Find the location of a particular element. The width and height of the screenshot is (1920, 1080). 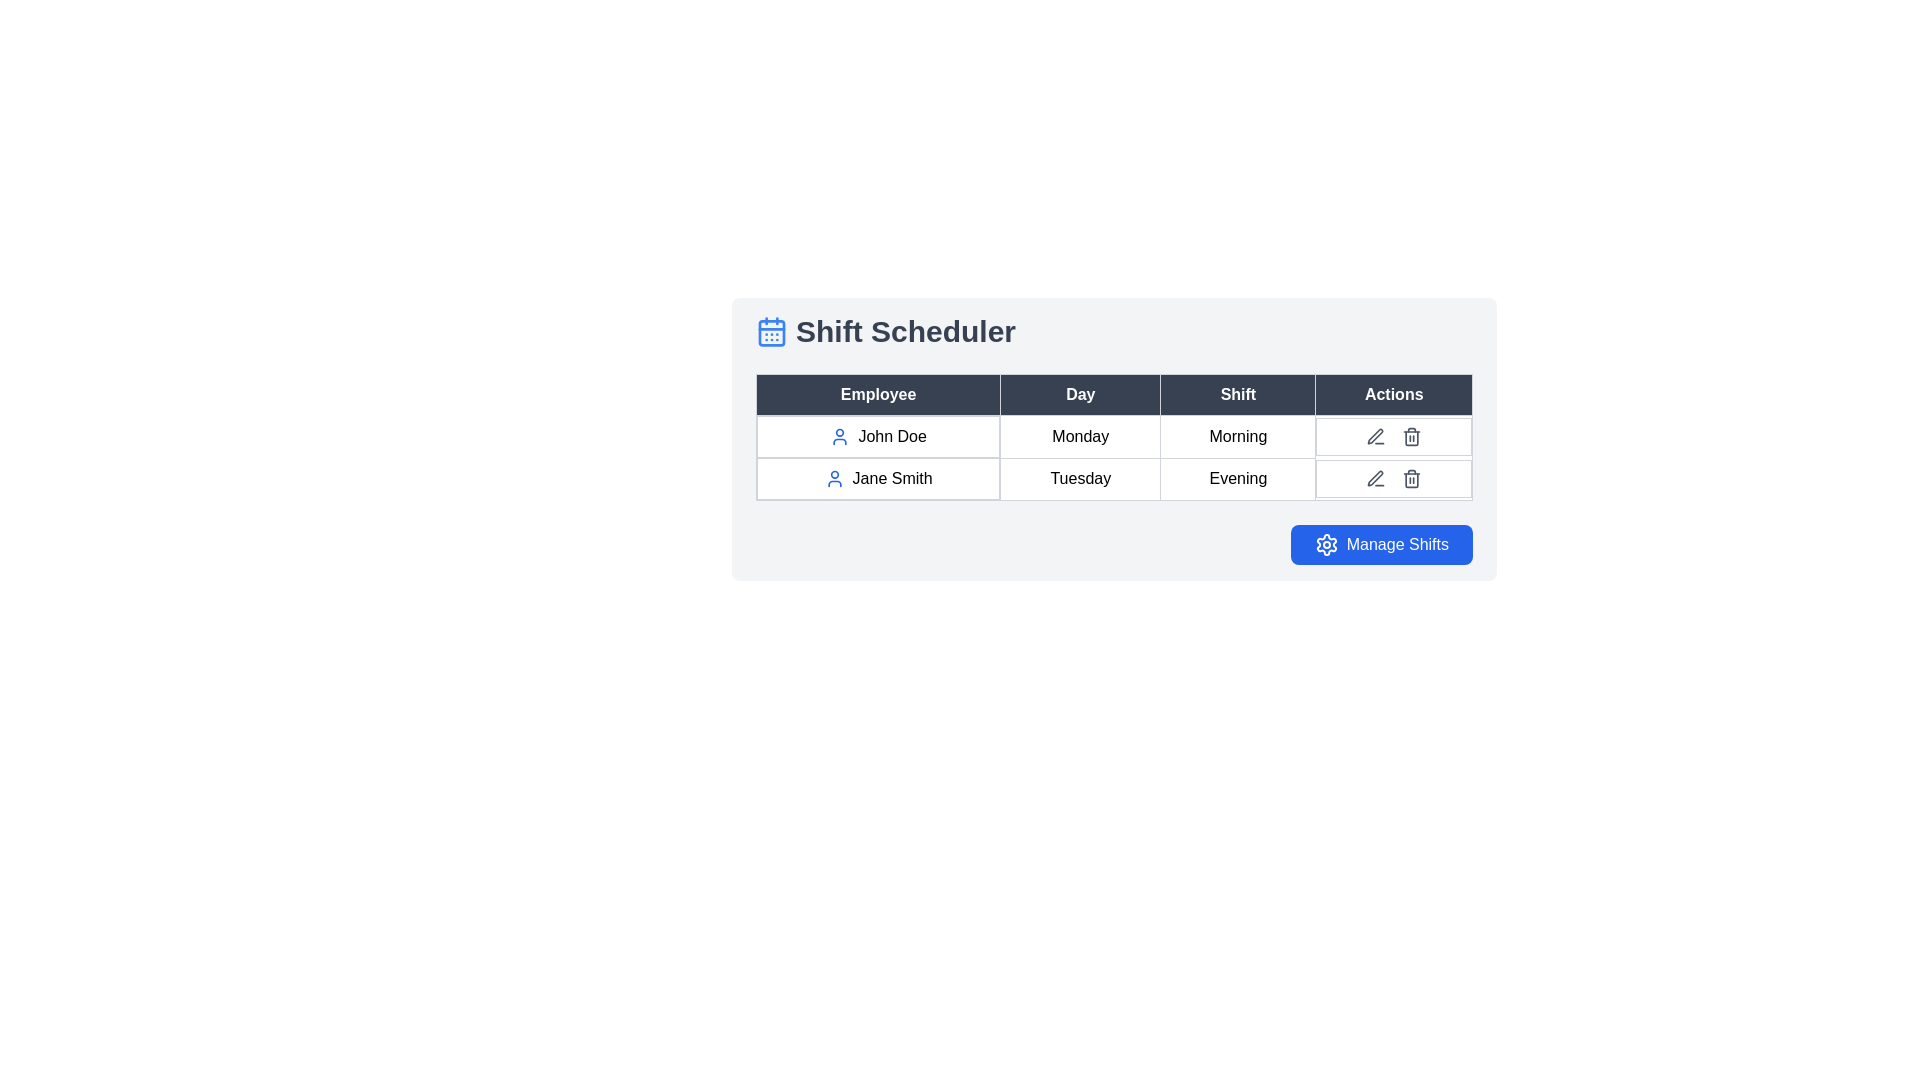

the third column header in the table that is positioned between the headers labeled 'Day' and 'Actions' is located at coordinates (1237, 394).